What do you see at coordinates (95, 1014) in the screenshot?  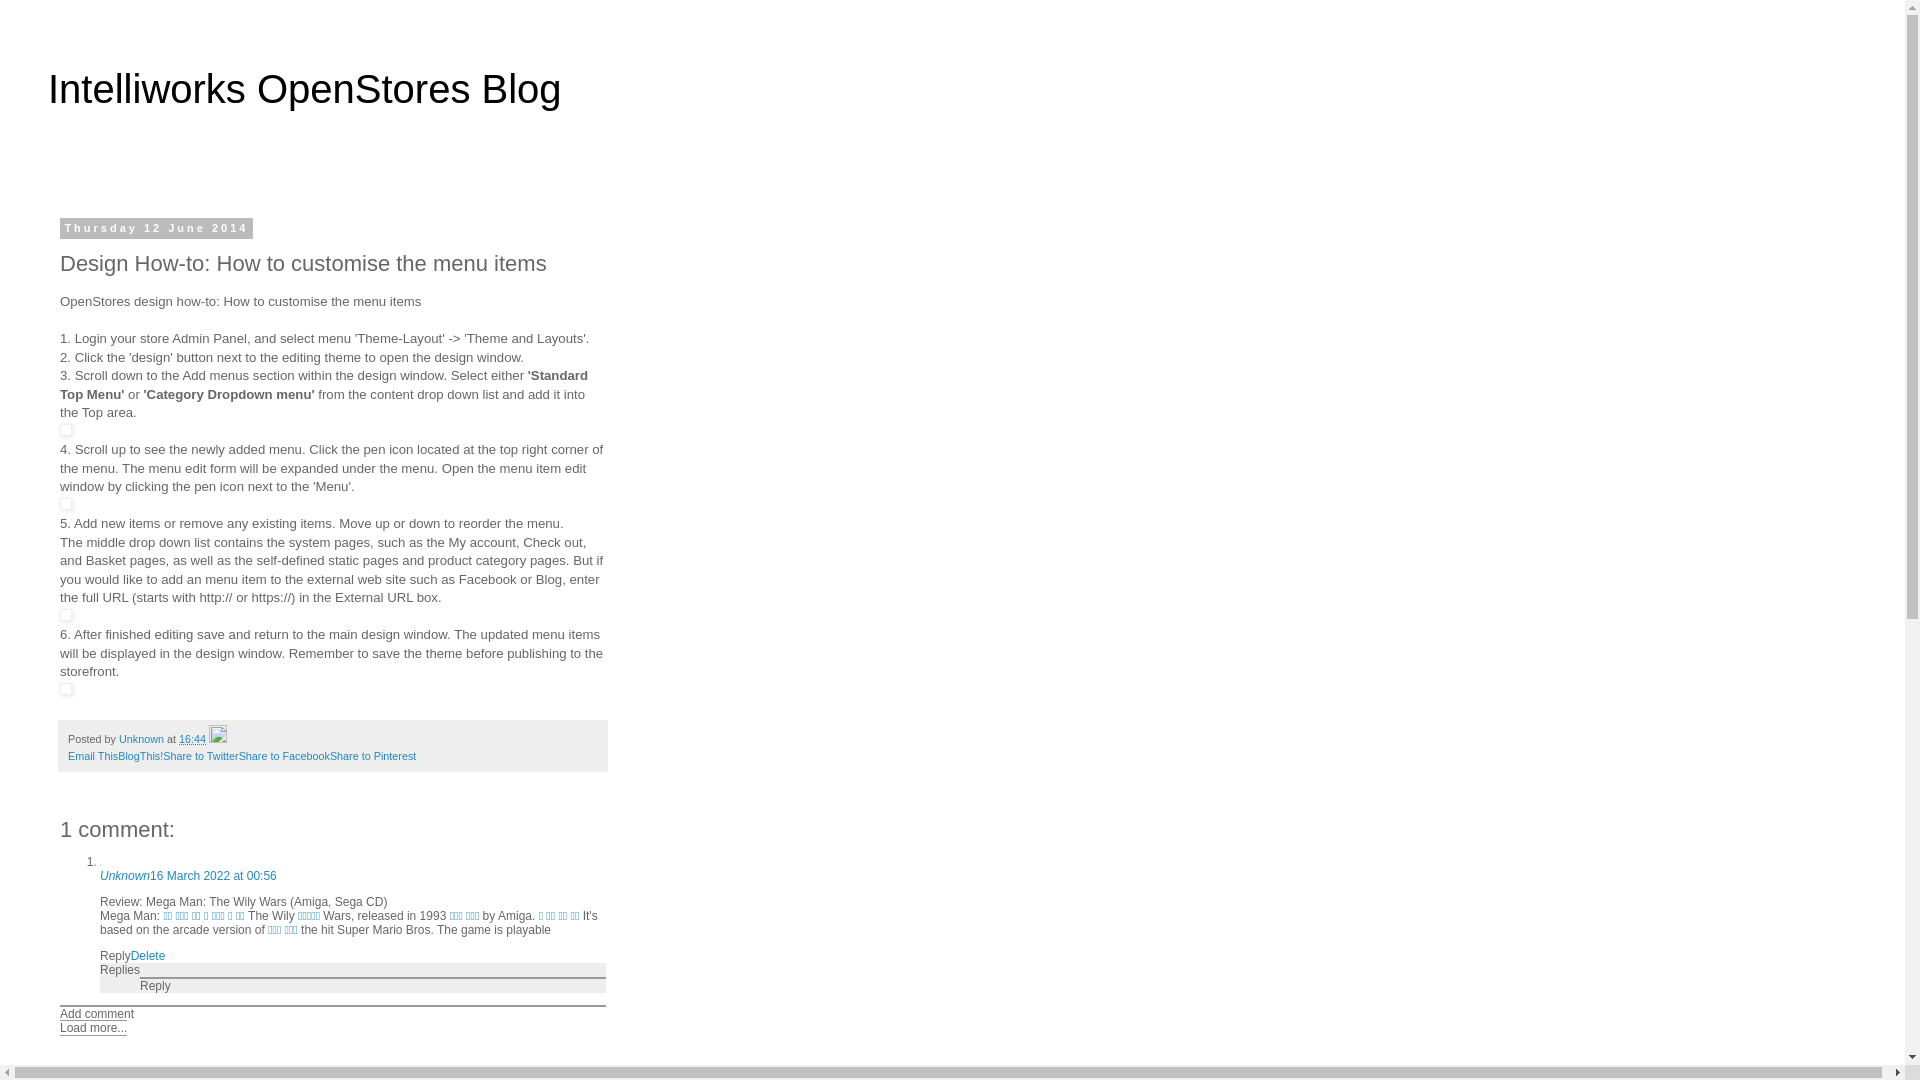 I see `'Add comment'` at bounding box center [95, 1014].